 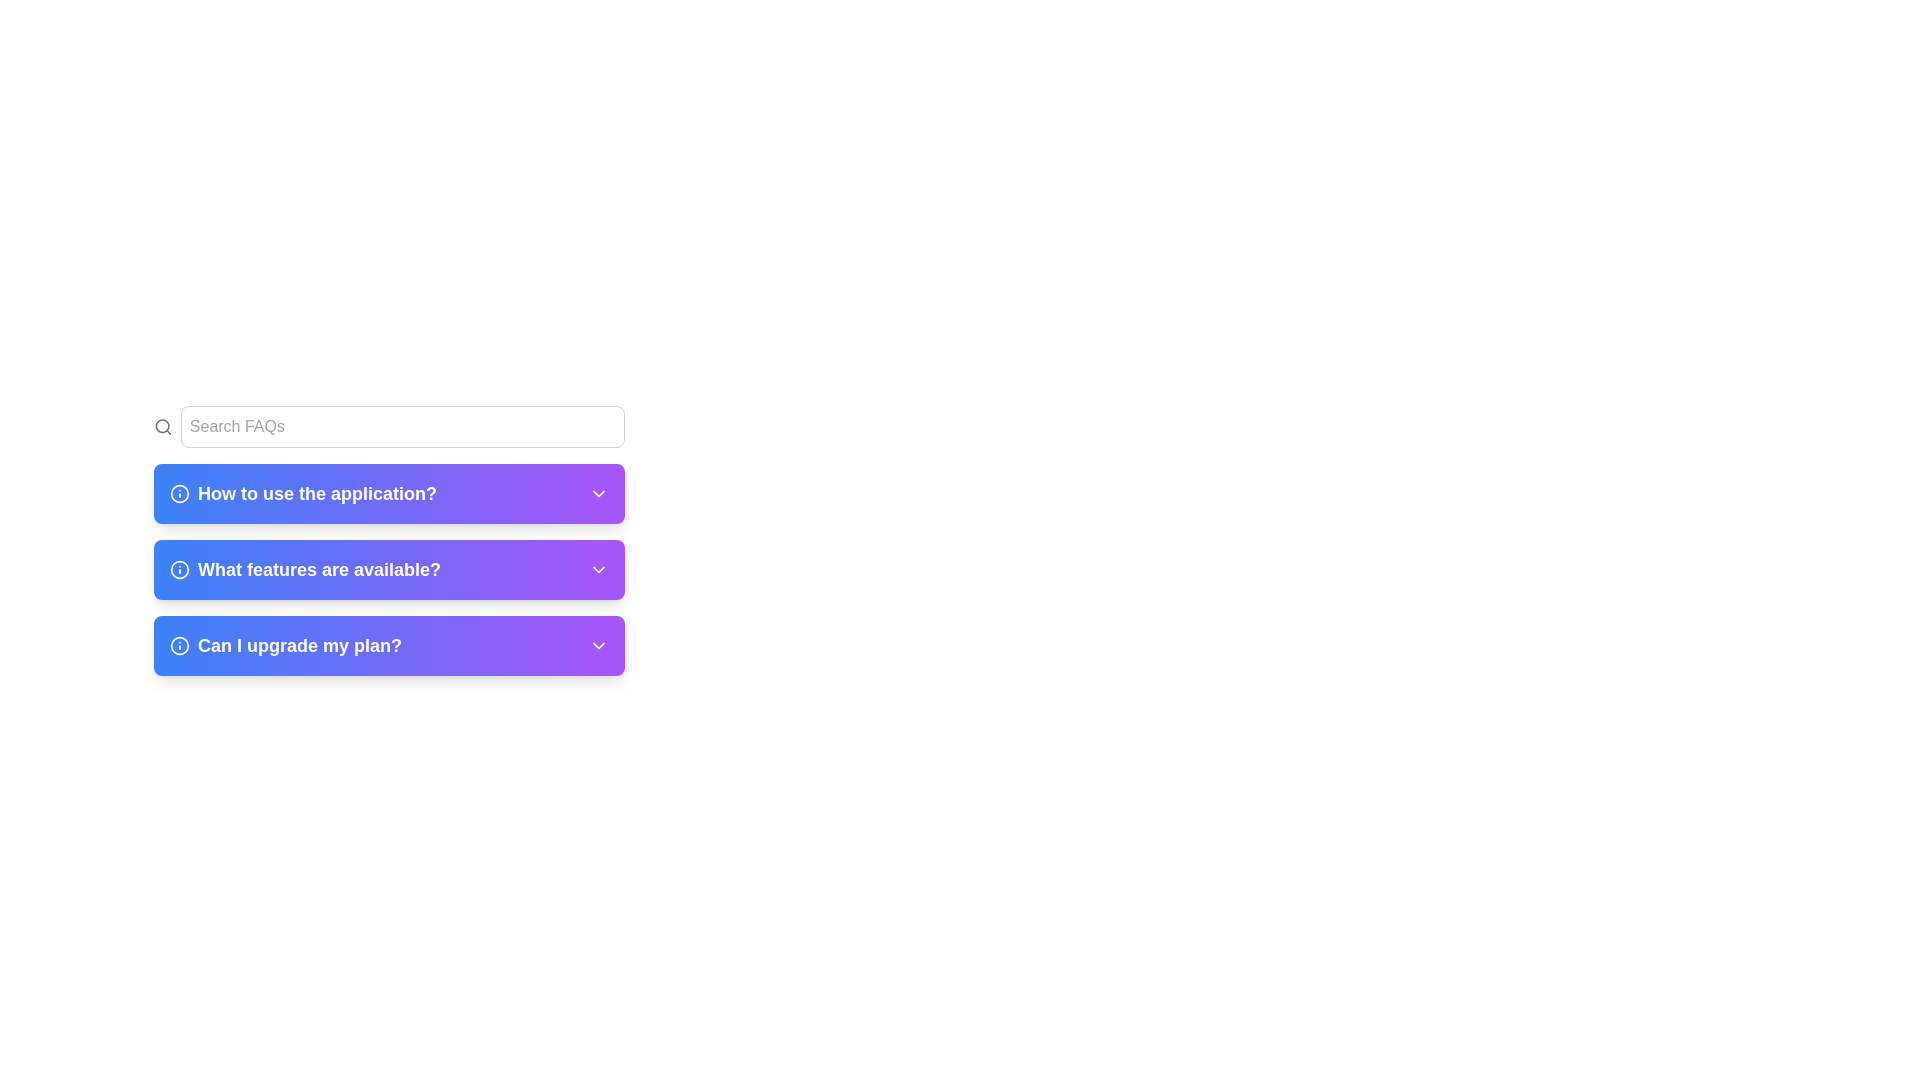 What do you see at coordinates (318, 570) in the screenshot?
I see `text content of the FAQ section title located between 'How to use the application?' and 'Can I upgrade my plan?'` at bounding box center [318, 570].